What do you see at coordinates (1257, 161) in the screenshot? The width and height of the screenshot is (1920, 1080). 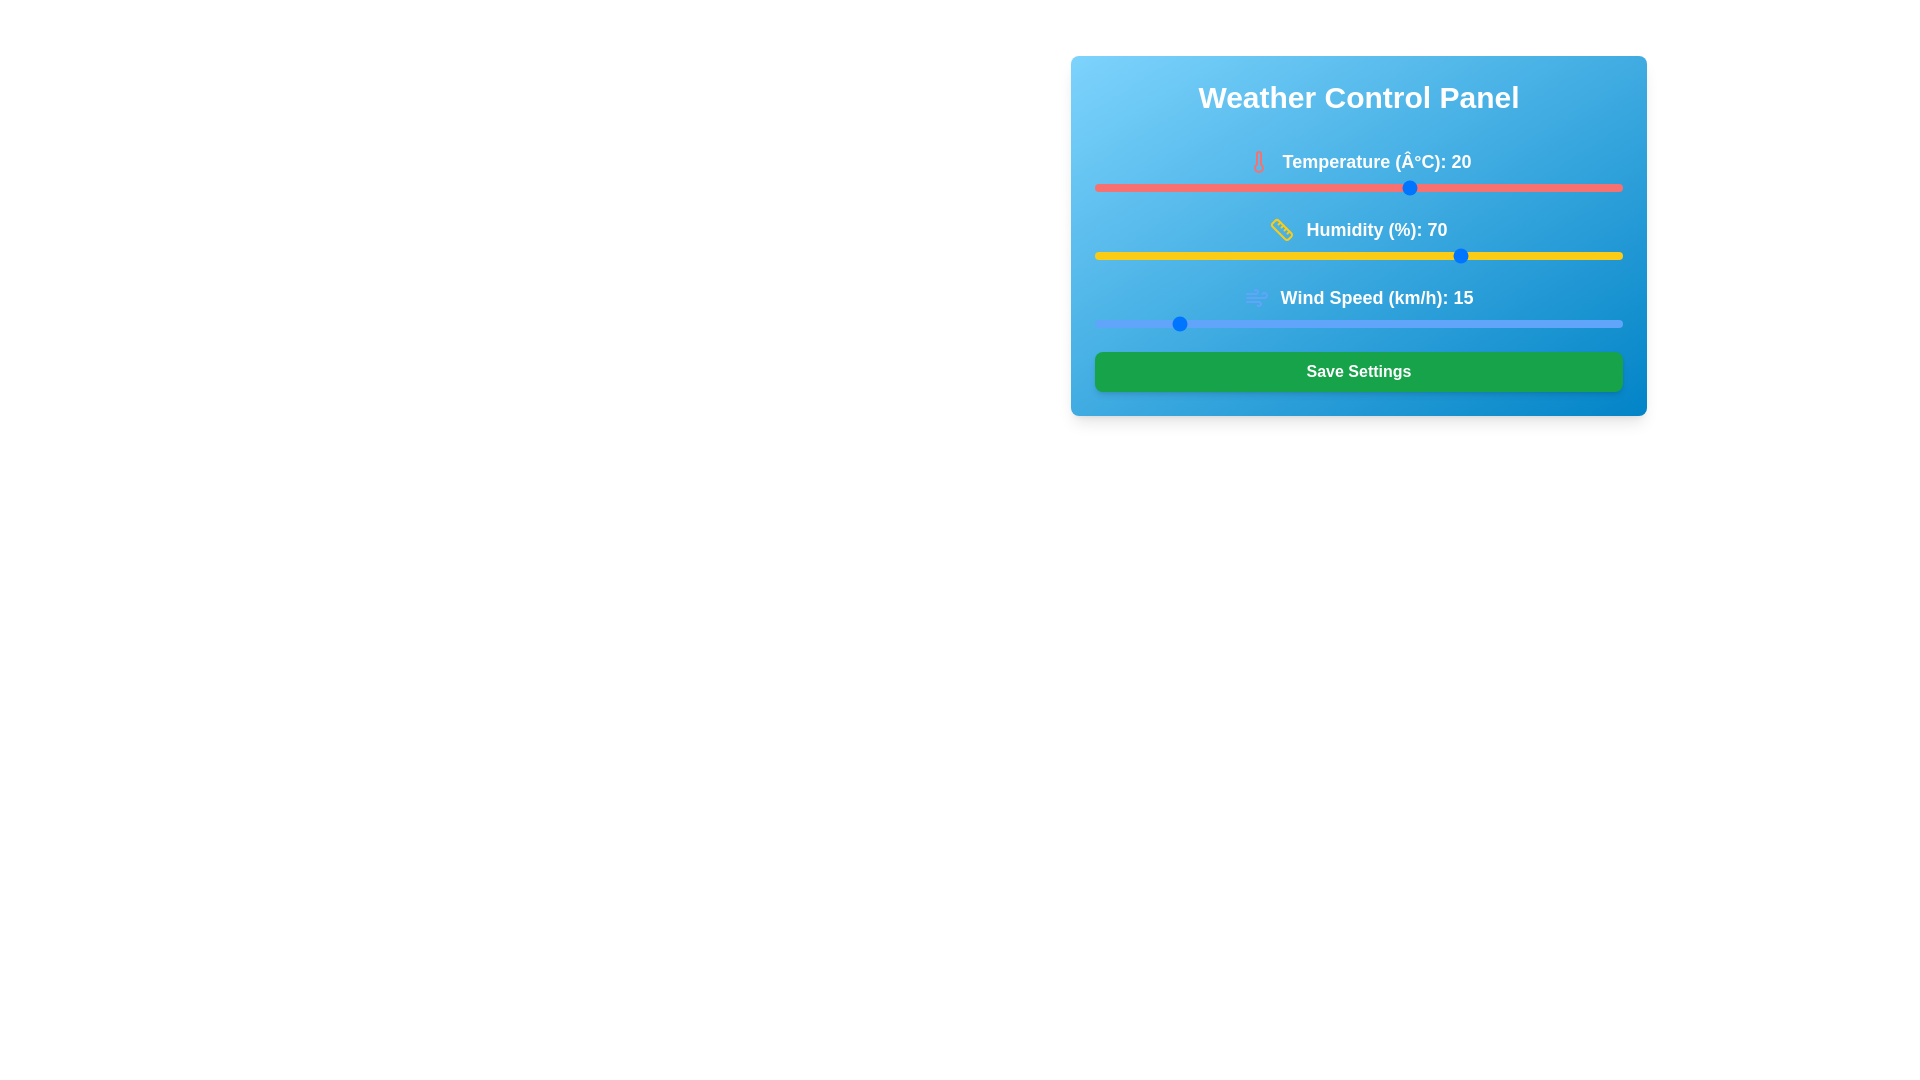 I see `the decorative temperature icon located in the top-left part of the 'Weather Control Panel', next to the 'Temperature (°C): 20' text` at bounding box center [1257, 161].